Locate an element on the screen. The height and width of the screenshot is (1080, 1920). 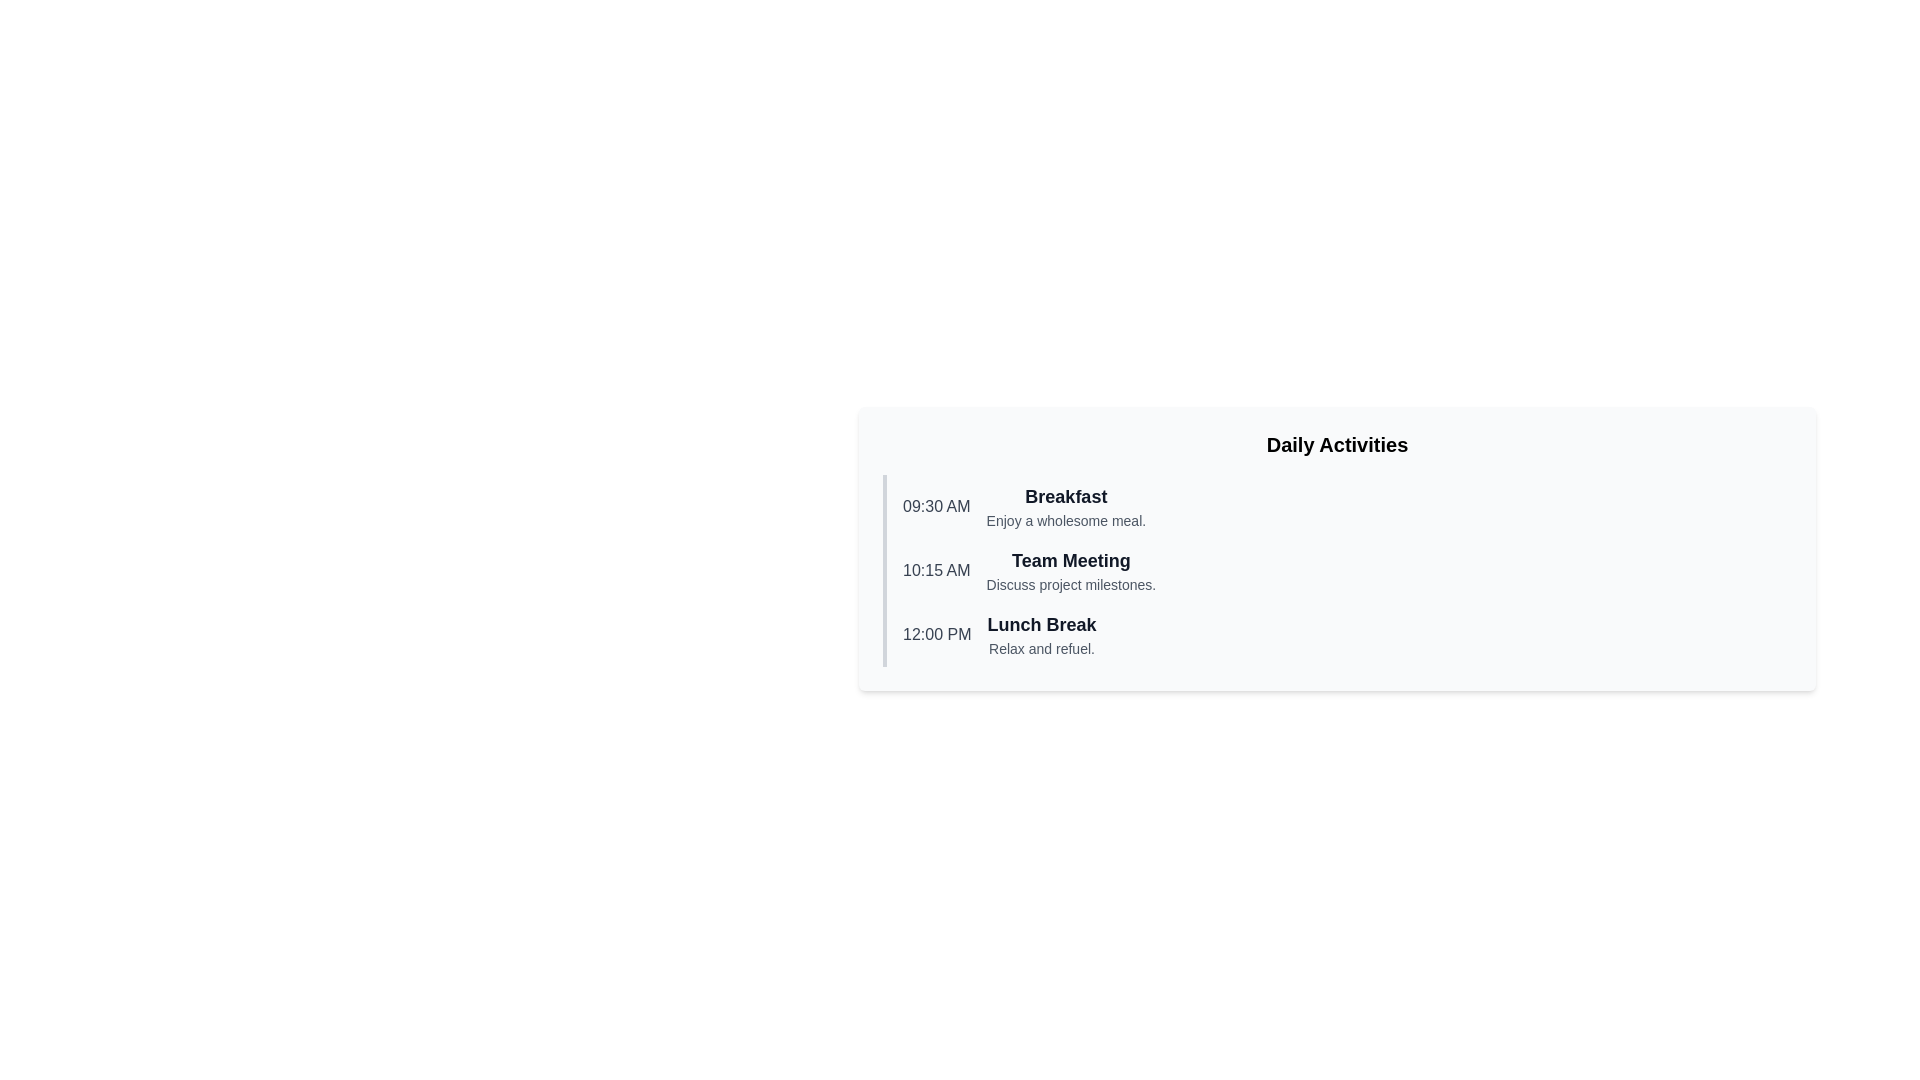
the text label displaying 'Team Meeting', which is prominently styled in bold and larger font size within the 'Daily Activities' section is located at coordinates (1070, 560).